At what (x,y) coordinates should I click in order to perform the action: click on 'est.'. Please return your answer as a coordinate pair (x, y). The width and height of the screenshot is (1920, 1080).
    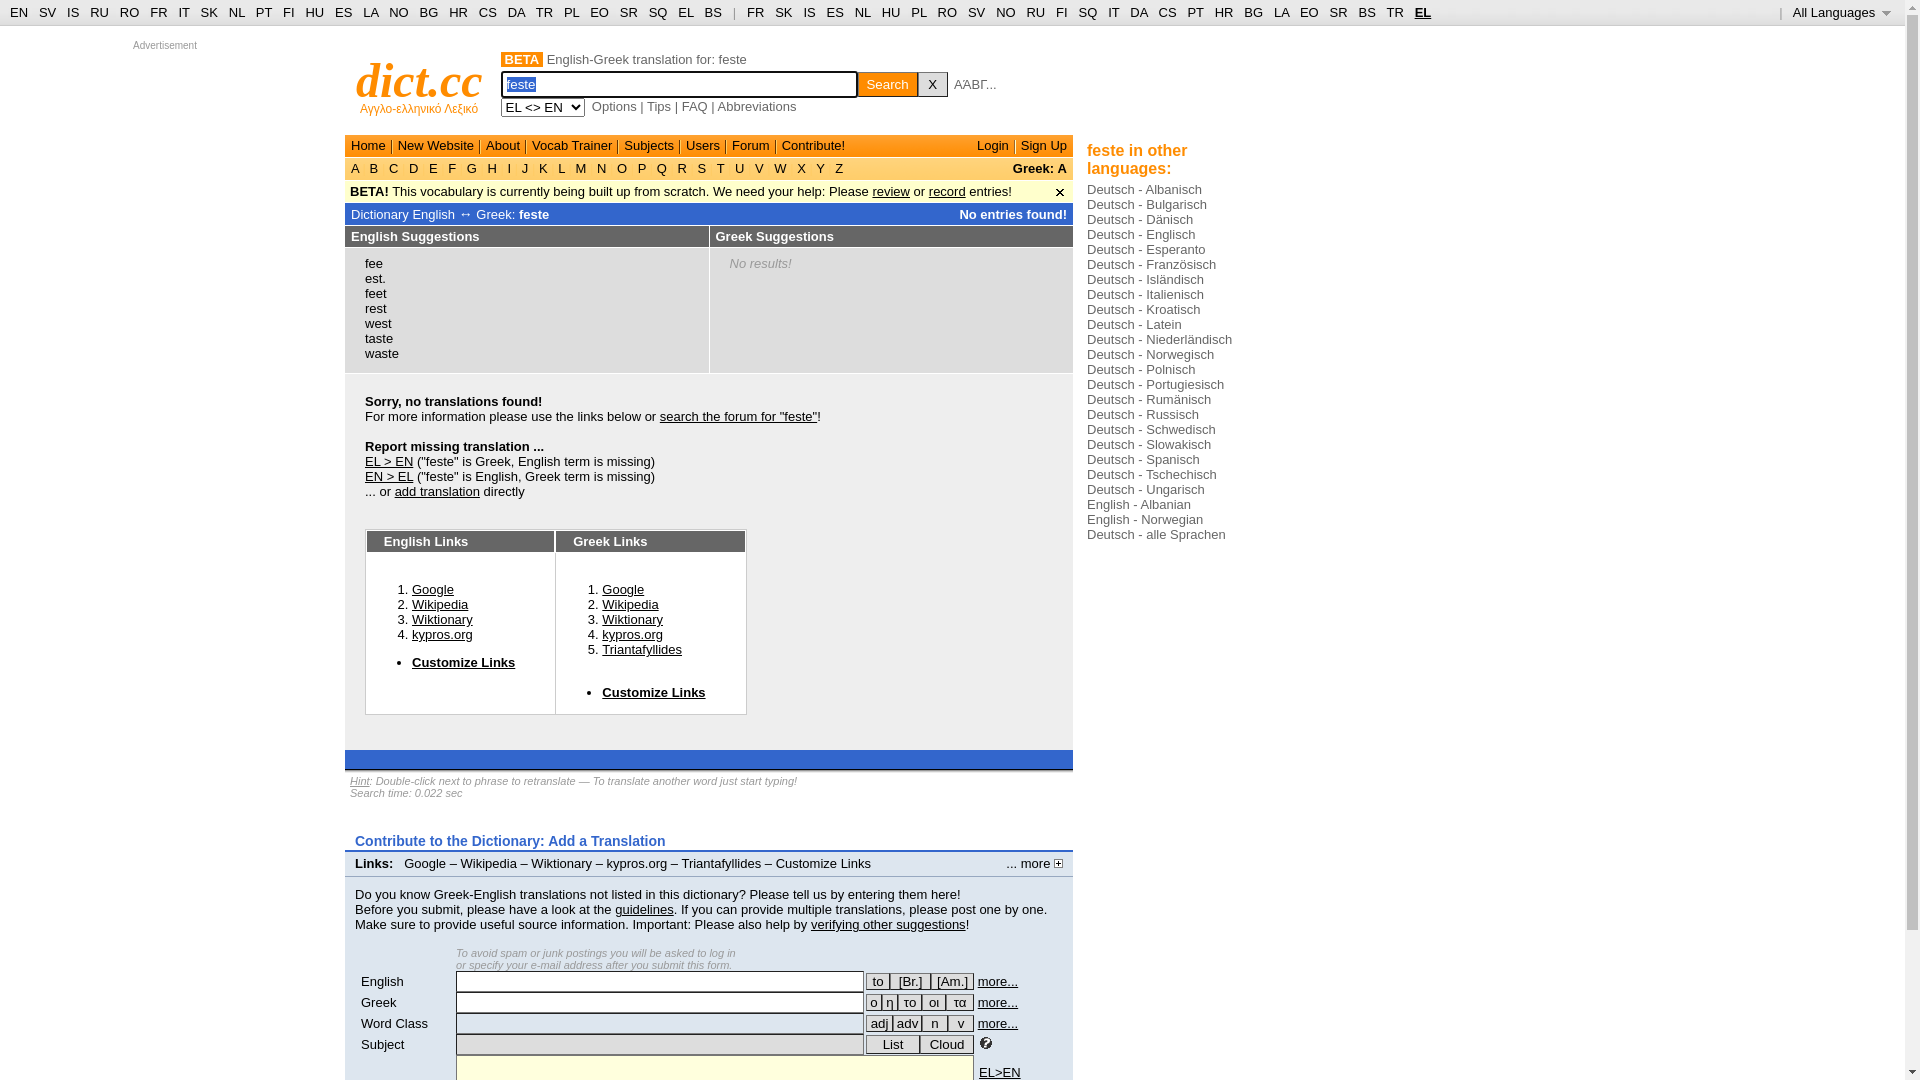
    Looking at the image, I should click on (375, 278).